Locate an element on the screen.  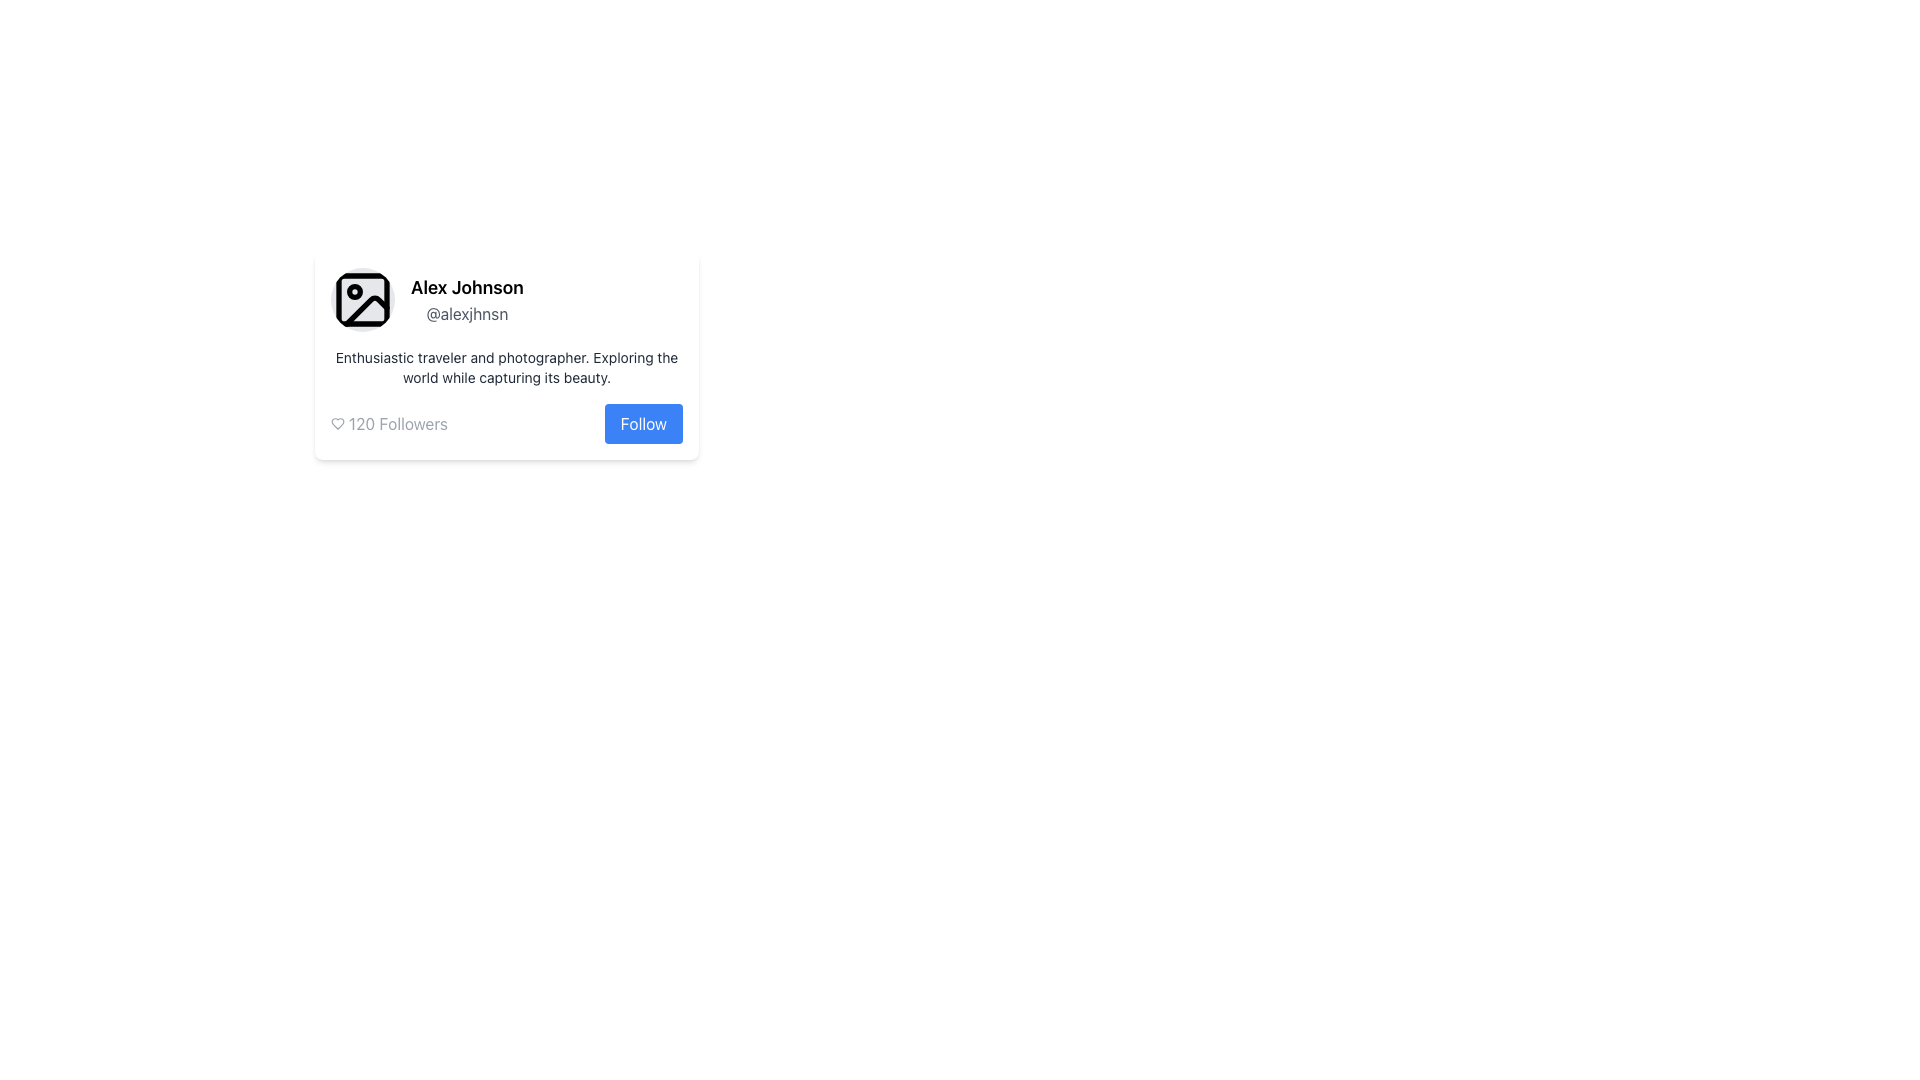
the prominently styled 'Follow' button with a blue background and white text to follow the profile is located at coordinates (643, 423).